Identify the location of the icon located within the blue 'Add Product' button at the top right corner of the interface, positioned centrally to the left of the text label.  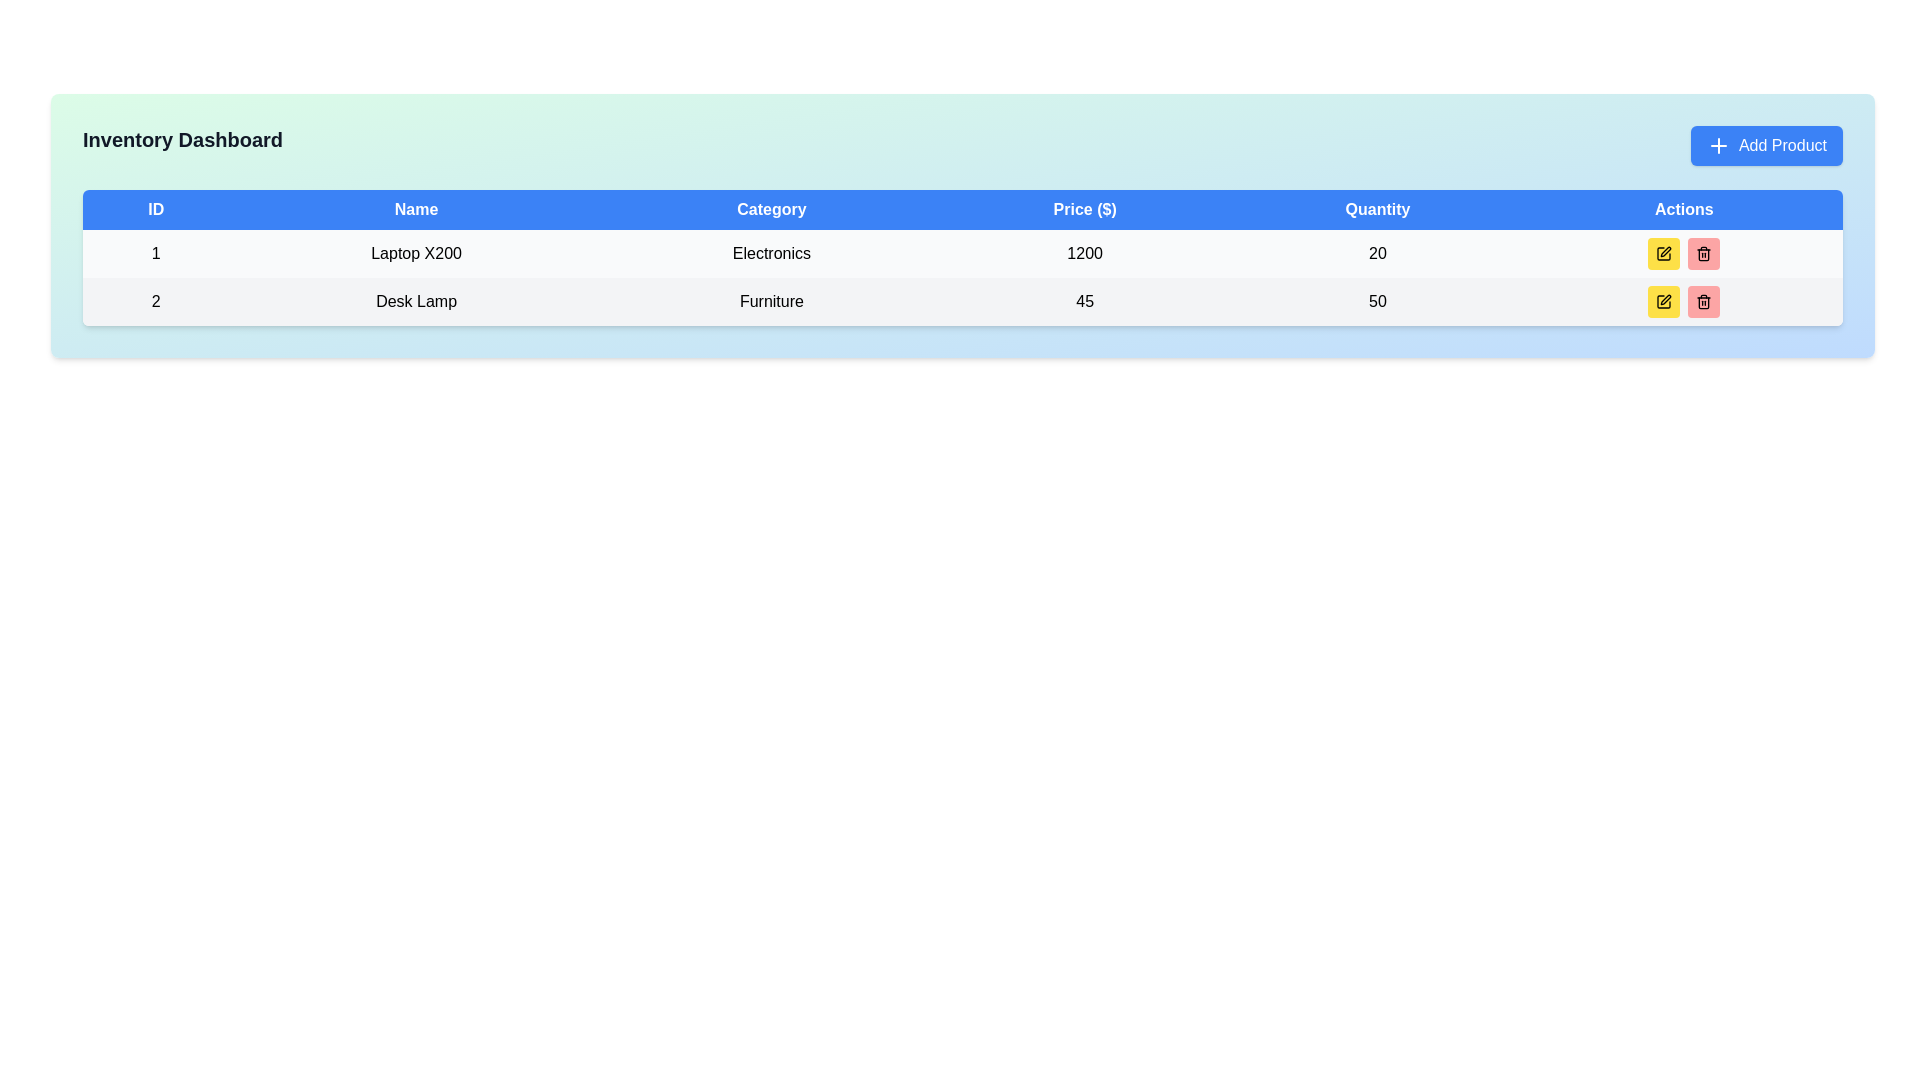
(1717, 145).